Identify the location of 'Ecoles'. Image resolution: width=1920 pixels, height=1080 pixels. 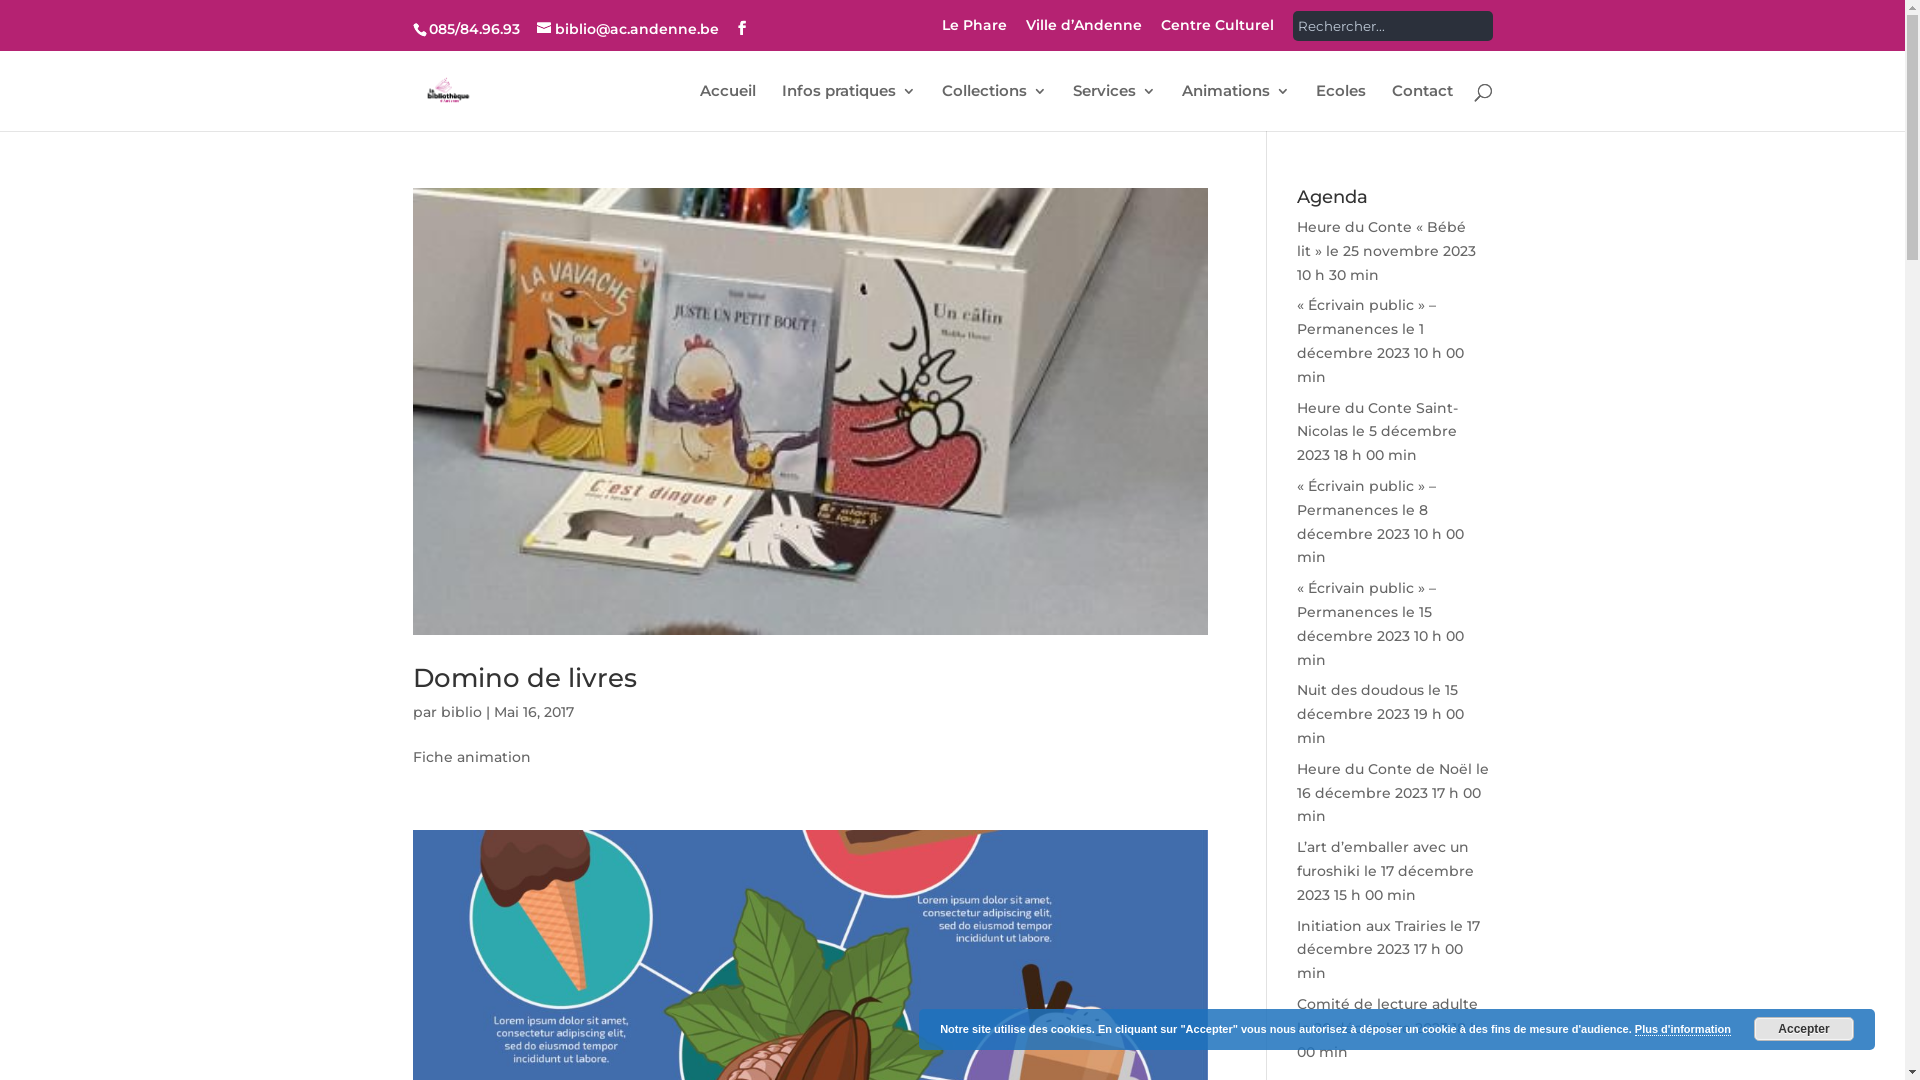
(1340, 107).